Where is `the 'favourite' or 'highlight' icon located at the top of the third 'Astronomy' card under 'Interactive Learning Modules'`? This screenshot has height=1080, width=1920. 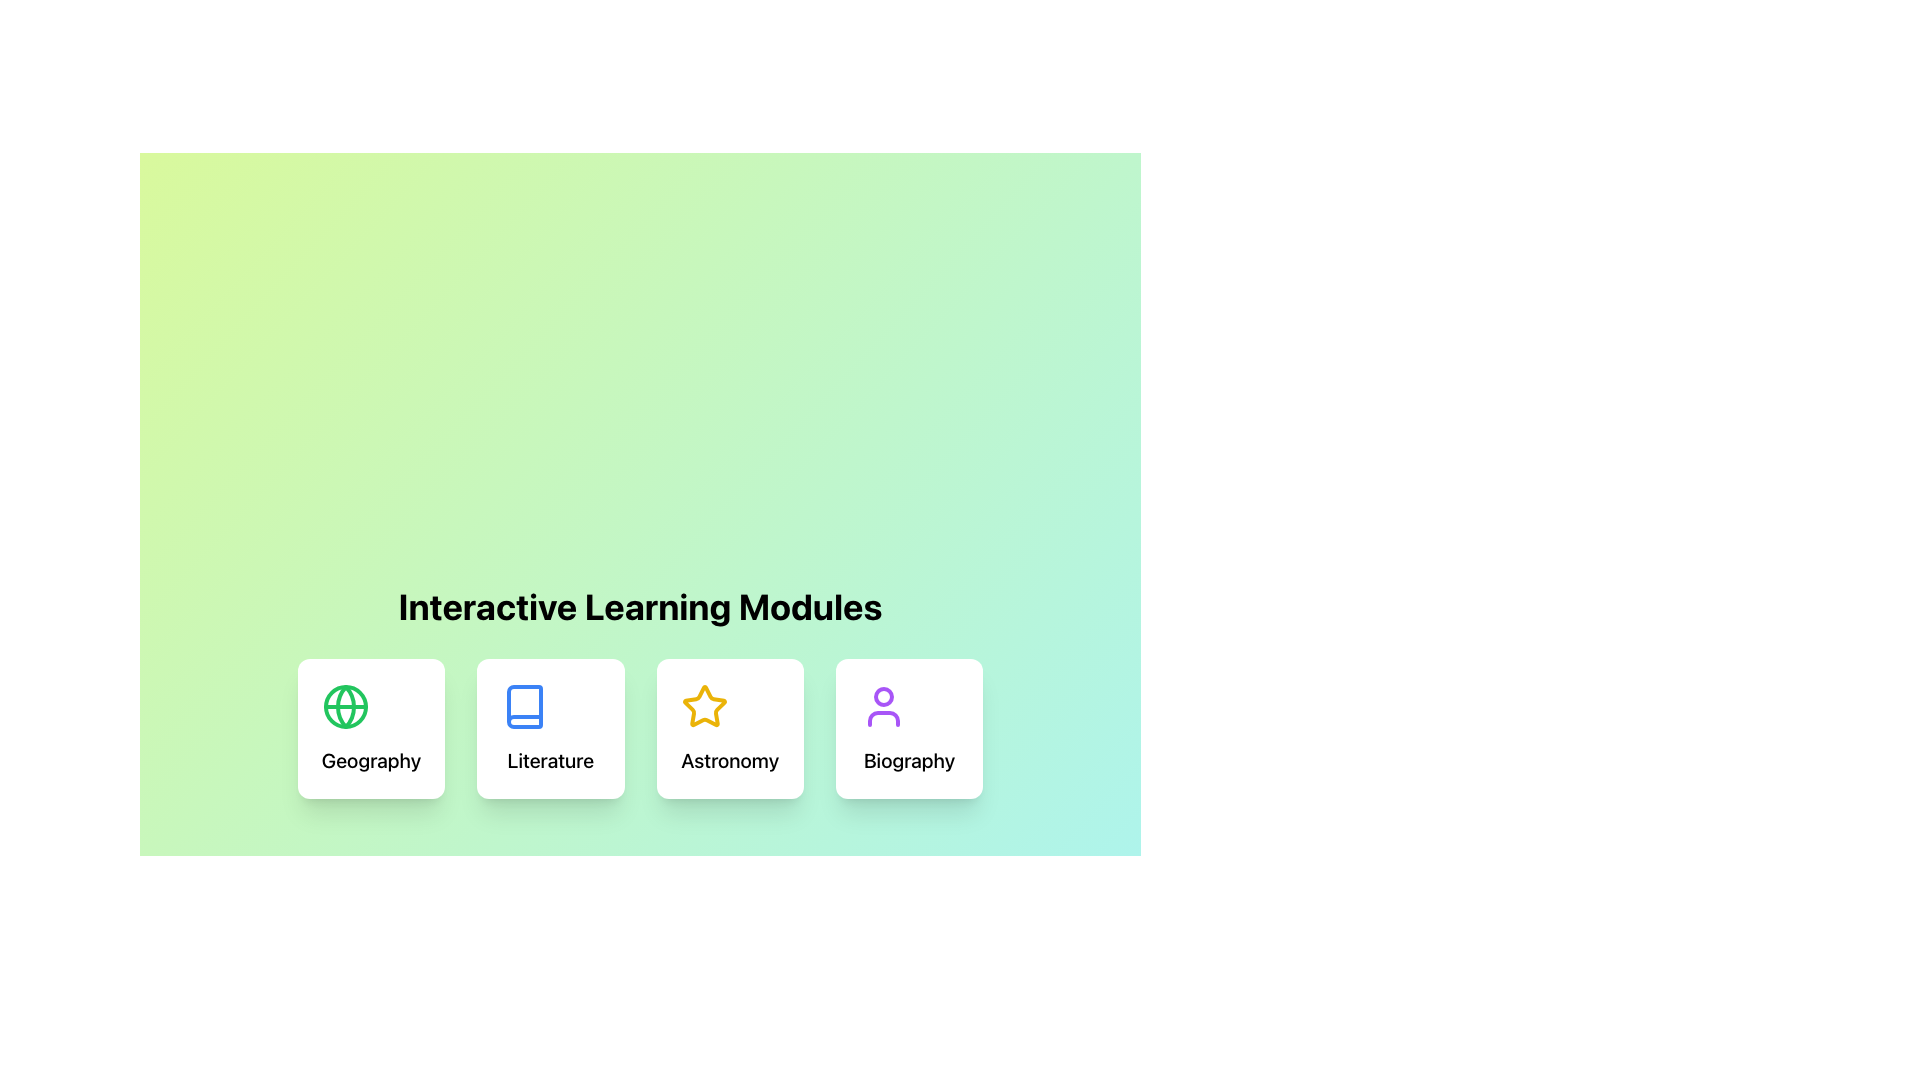
the 'favourite' or 'highlight' icon located at the top of the third 'Astronomy' card under 'Interactive Learning Modules' is located at coordinates (704, 705).